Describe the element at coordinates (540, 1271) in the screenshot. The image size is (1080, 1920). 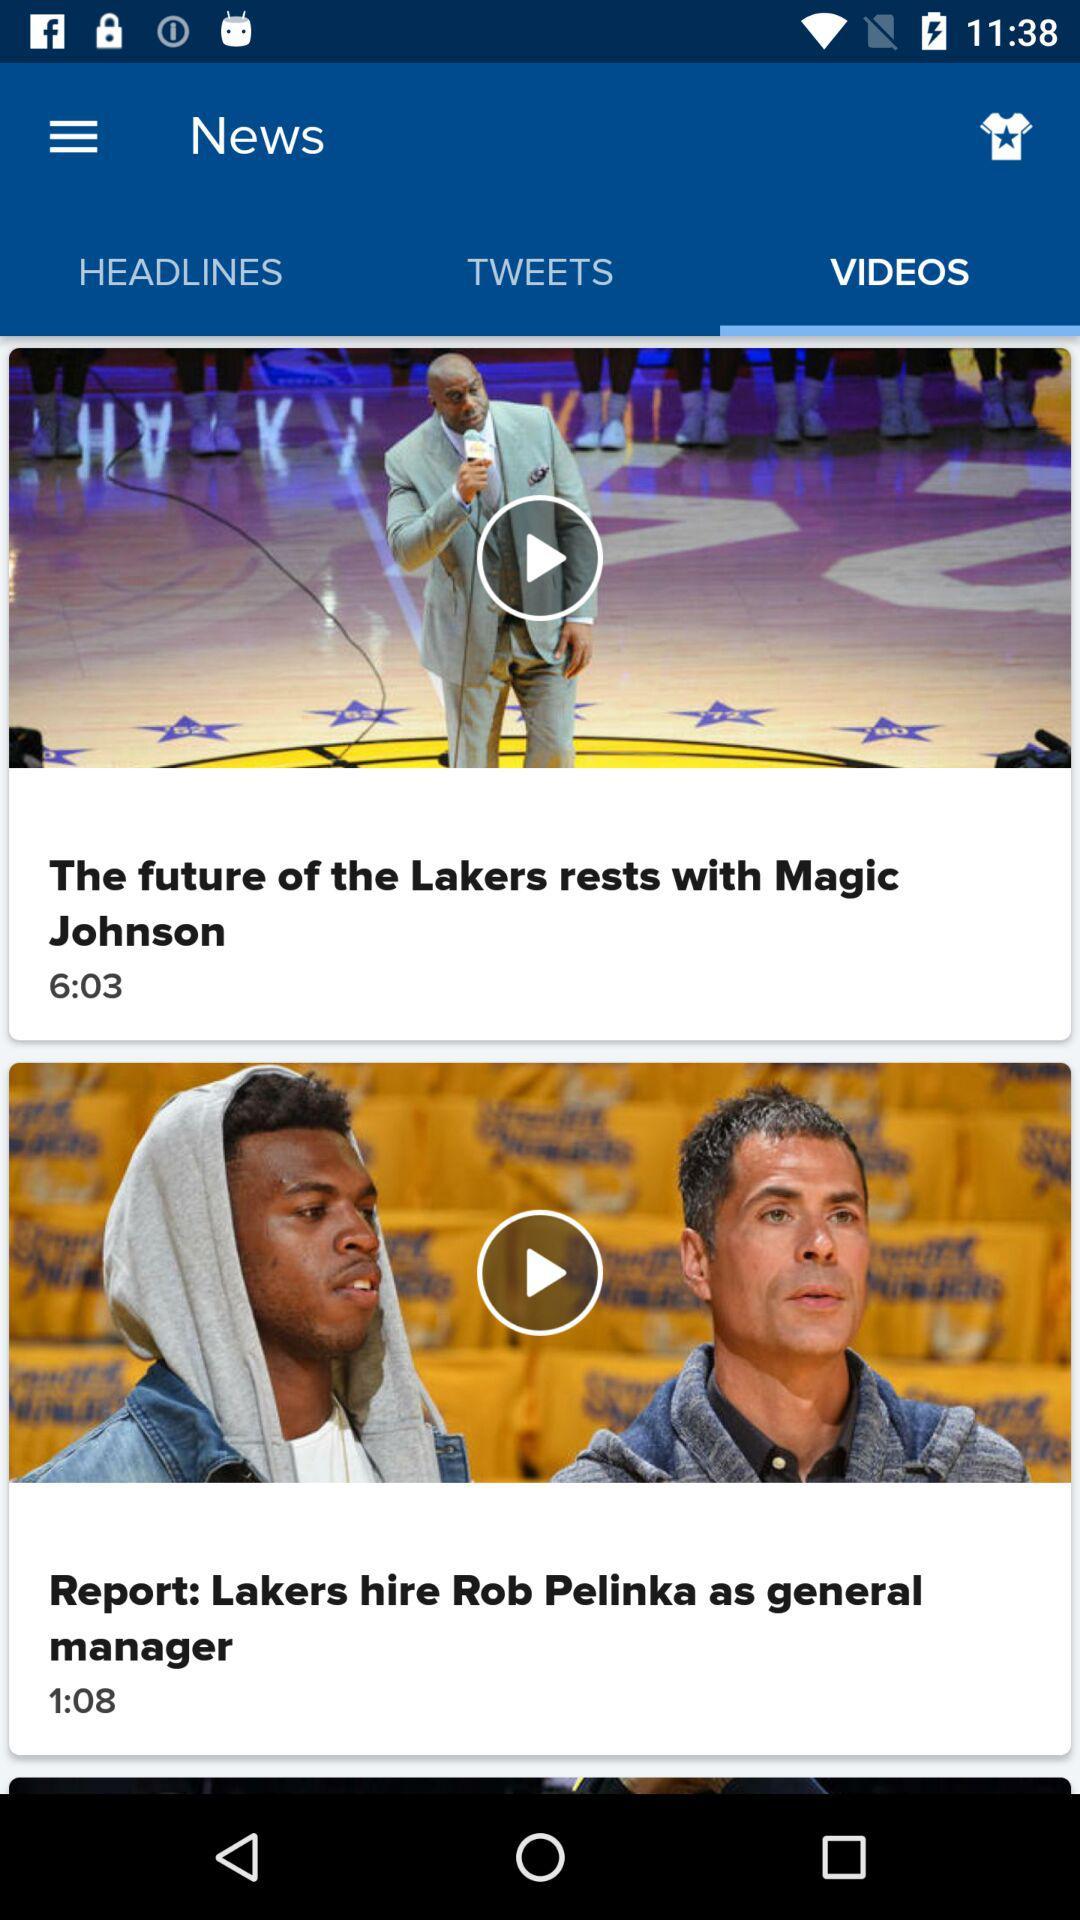
I see `watch the video` at that location.